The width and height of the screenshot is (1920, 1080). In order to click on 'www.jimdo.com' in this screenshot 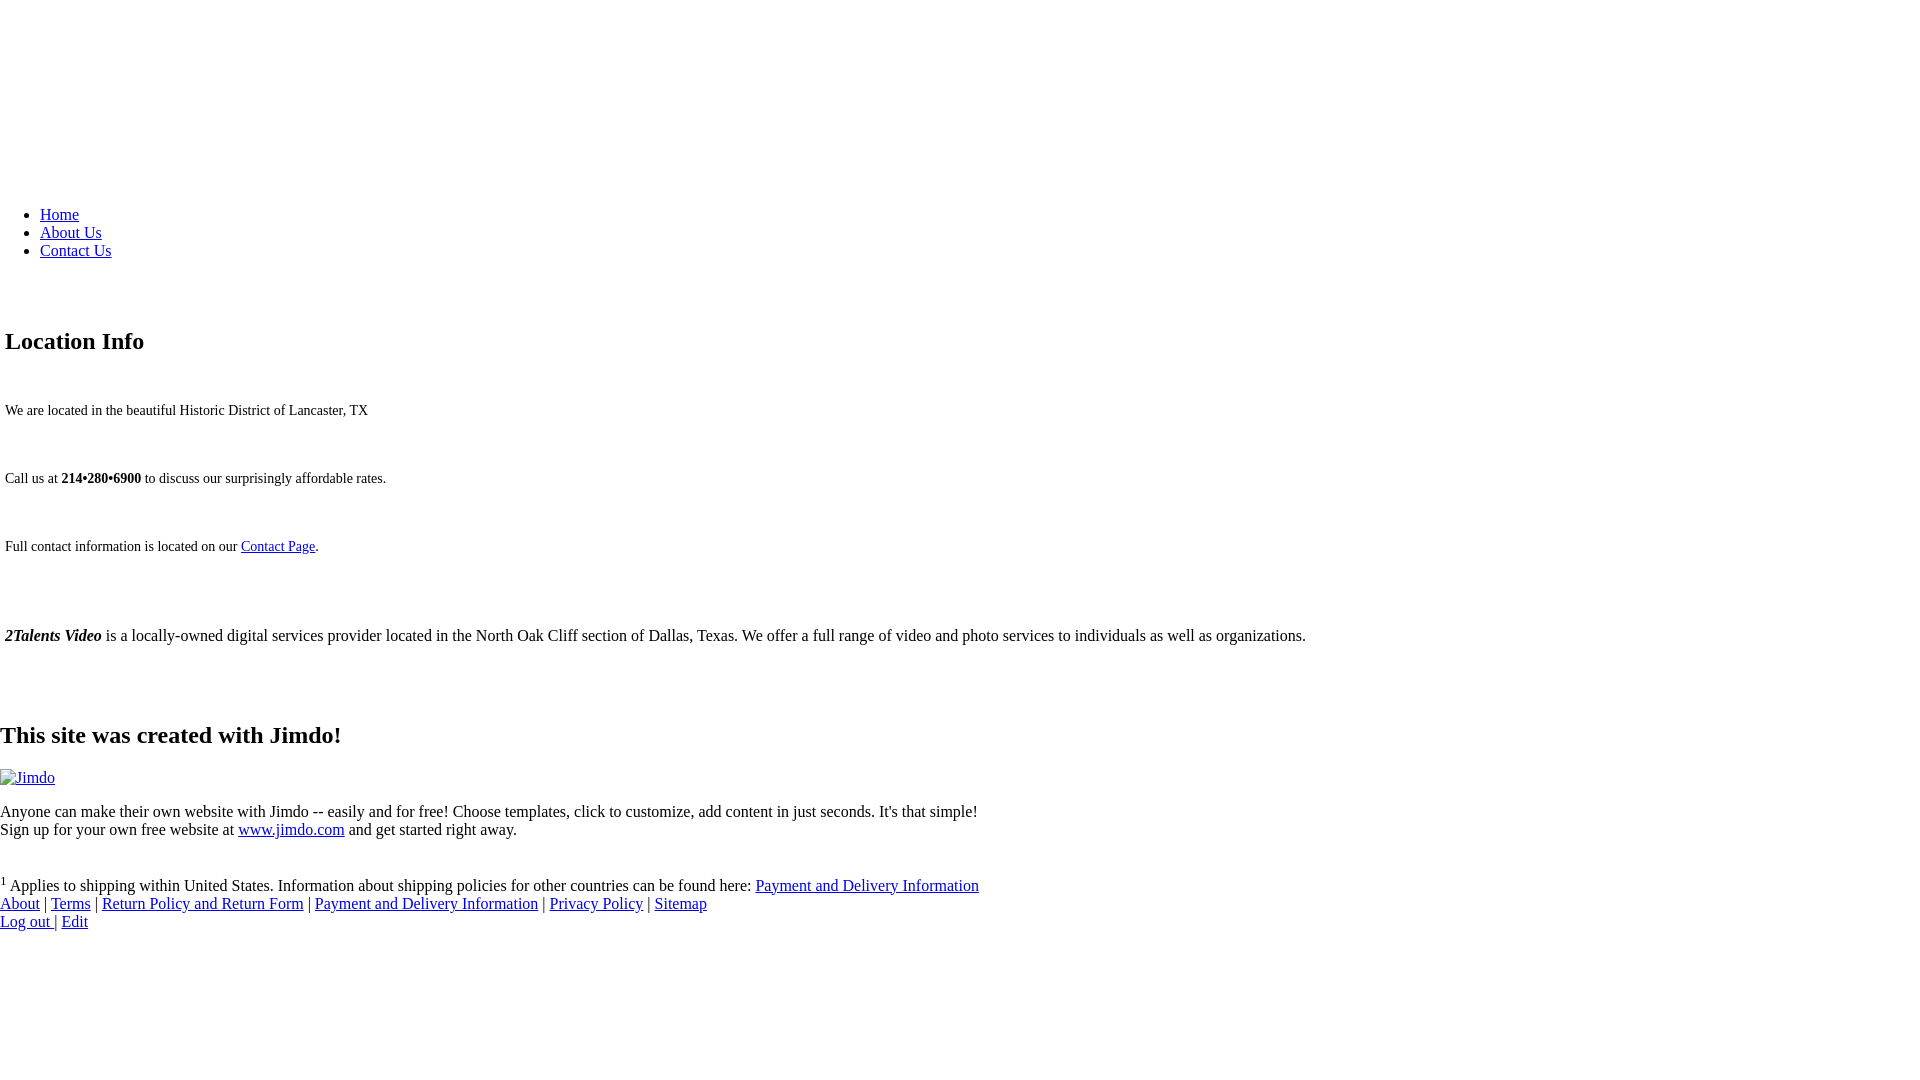, I will do `click(290, 829)`.